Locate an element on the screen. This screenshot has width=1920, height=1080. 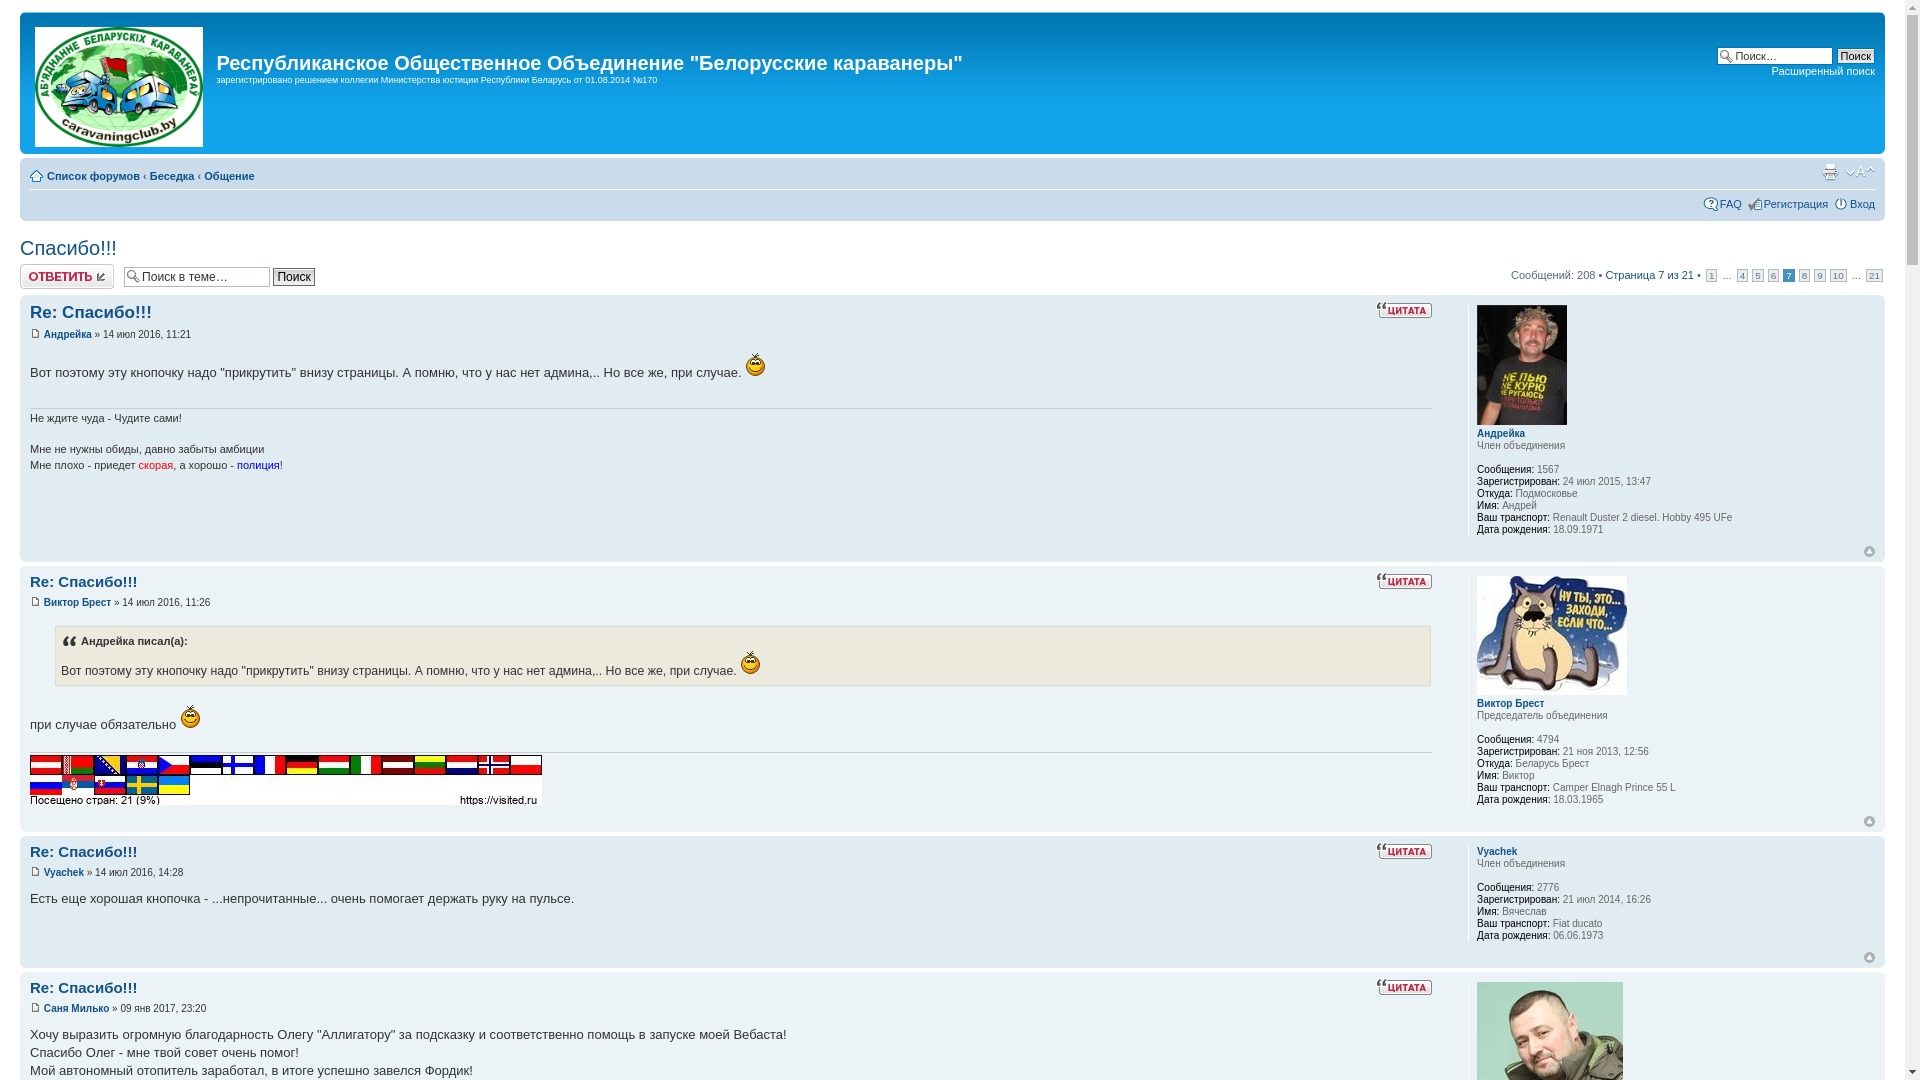
'4' is located at coordinates (1741, 275).